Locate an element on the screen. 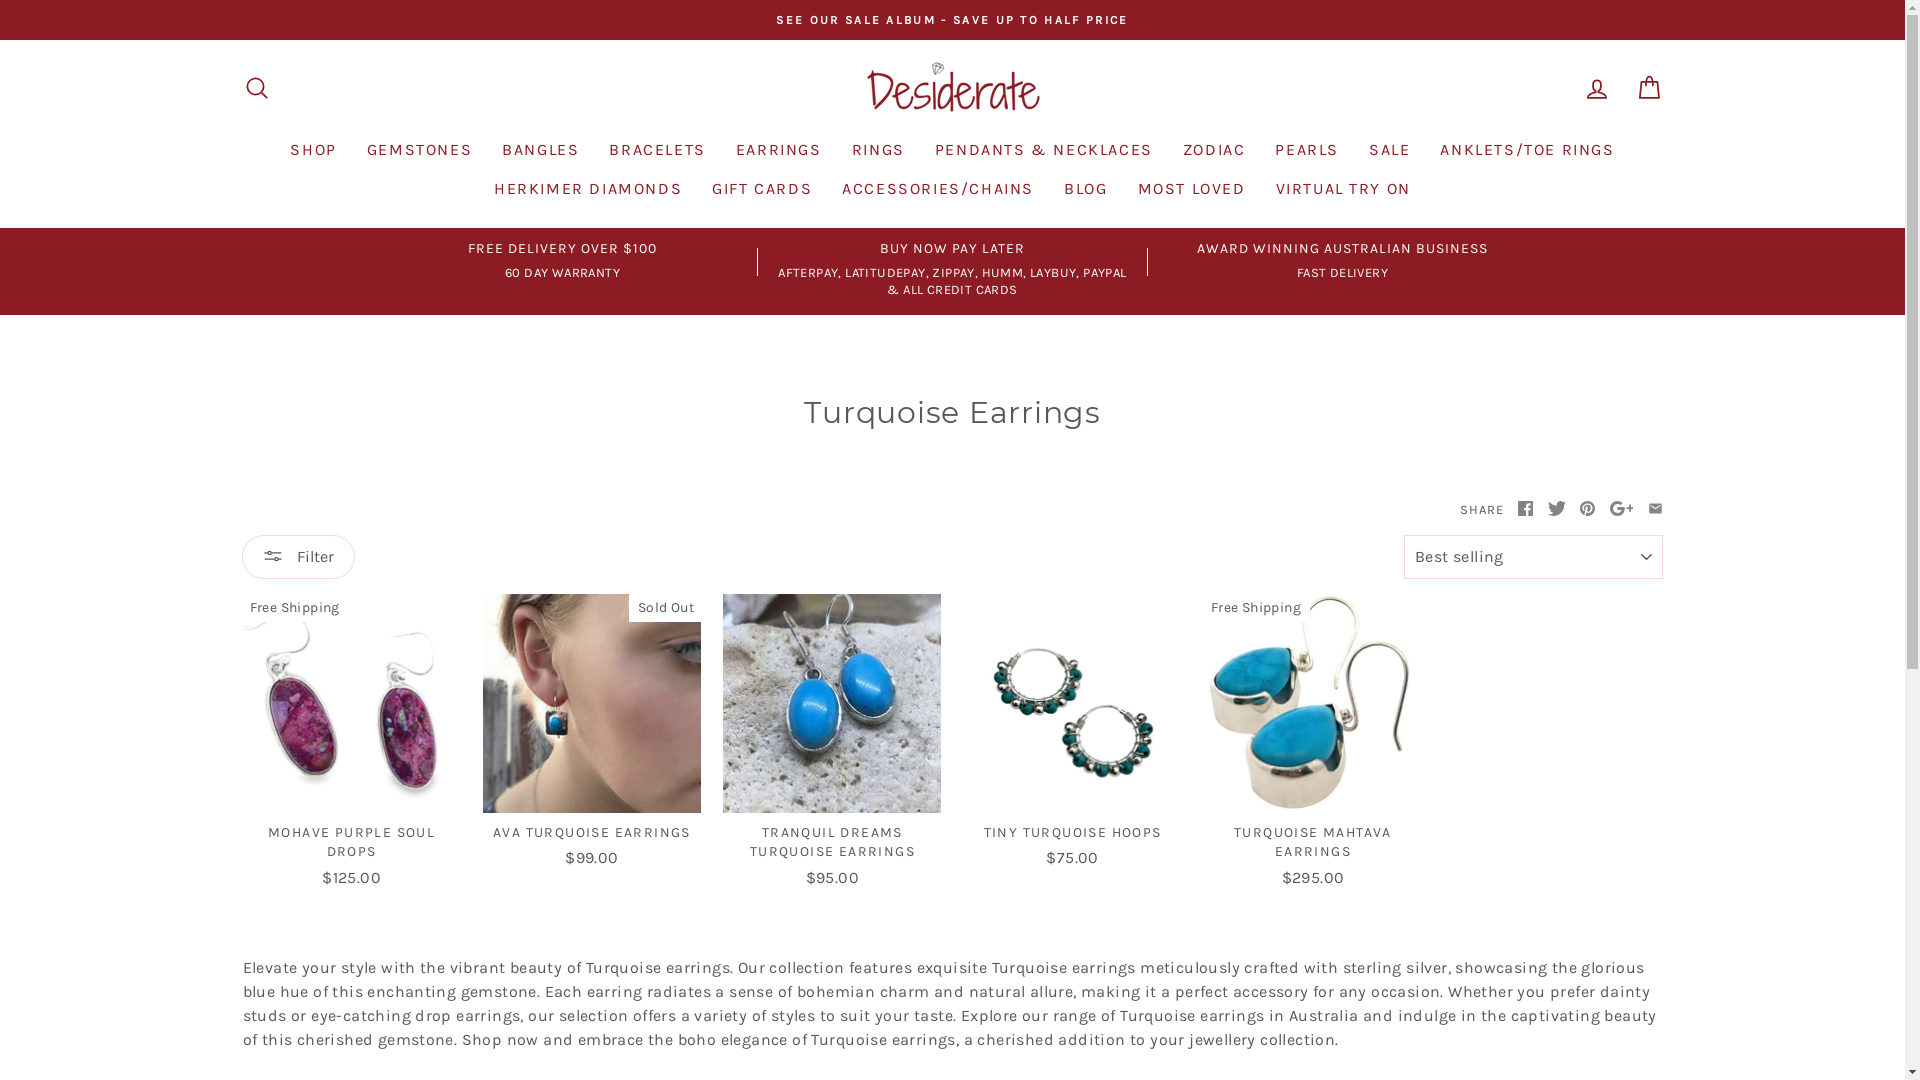 The height and width of the screenshot is (1080, 1920). 'Skip to content' is located at coordinates (0, 0).